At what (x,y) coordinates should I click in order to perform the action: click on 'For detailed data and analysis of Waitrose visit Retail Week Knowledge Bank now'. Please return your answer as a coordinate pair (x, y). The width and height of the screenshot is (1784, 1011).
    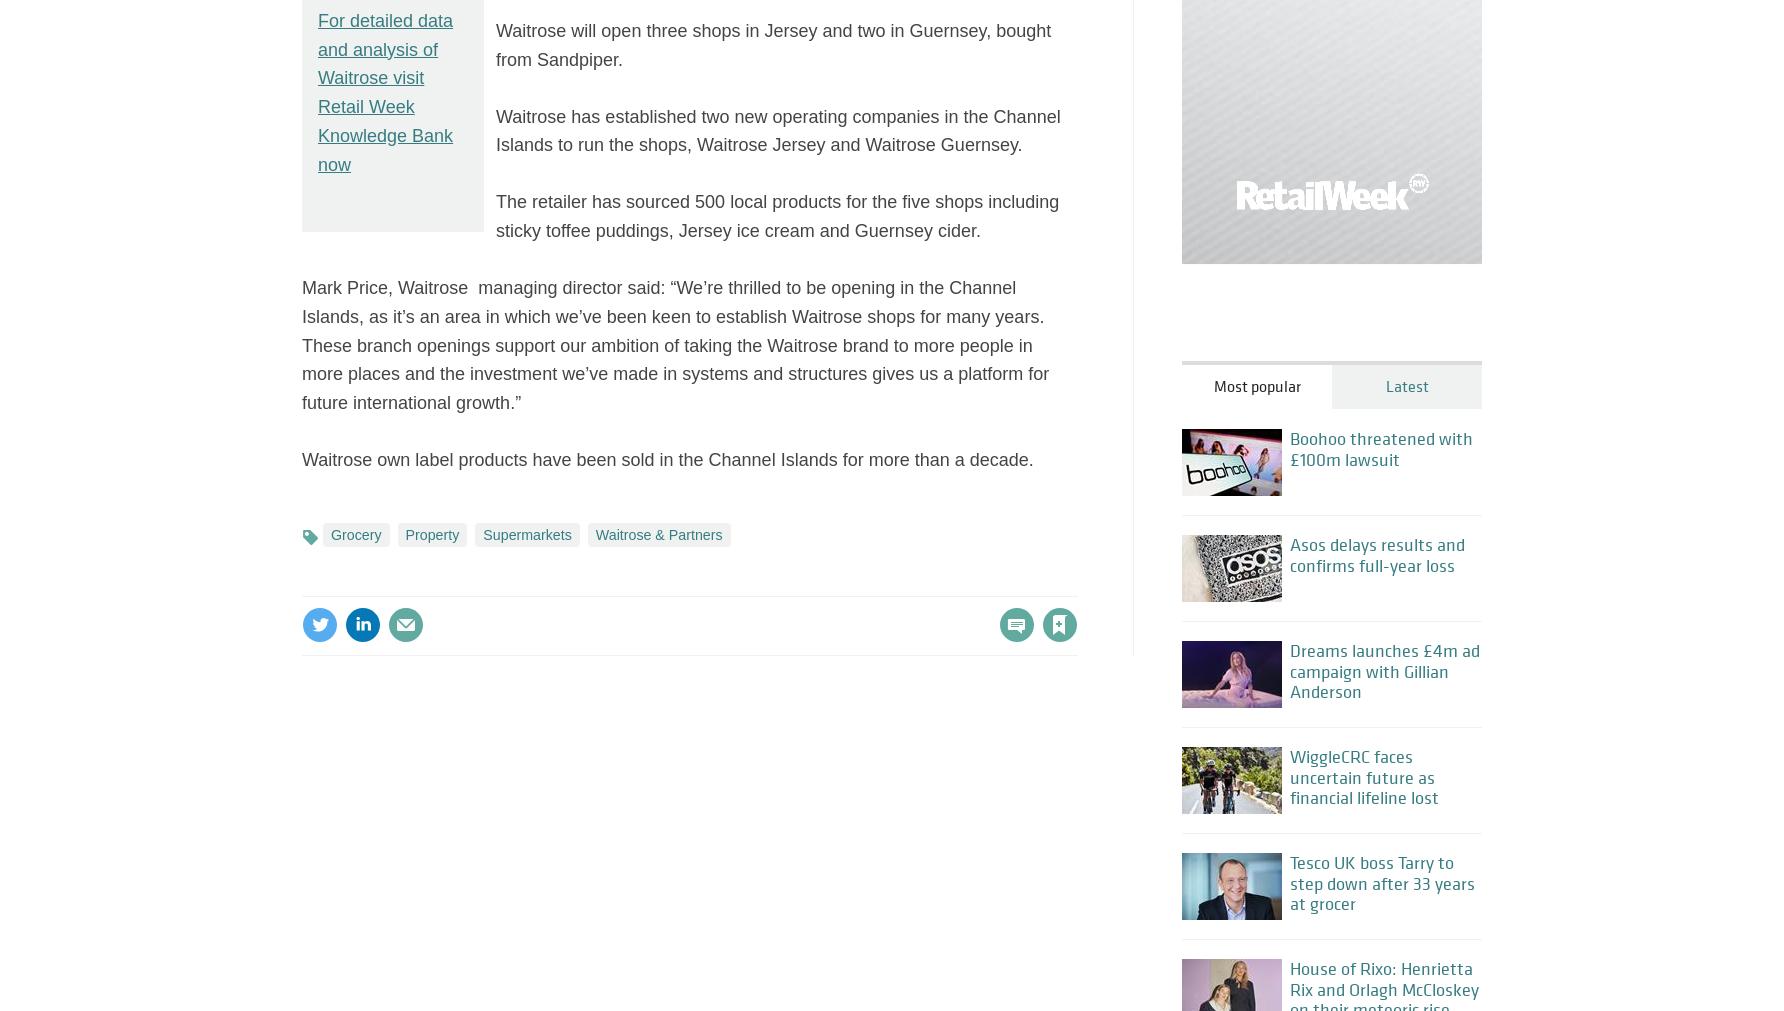
    Looking at the image, I should click on (384, 91).